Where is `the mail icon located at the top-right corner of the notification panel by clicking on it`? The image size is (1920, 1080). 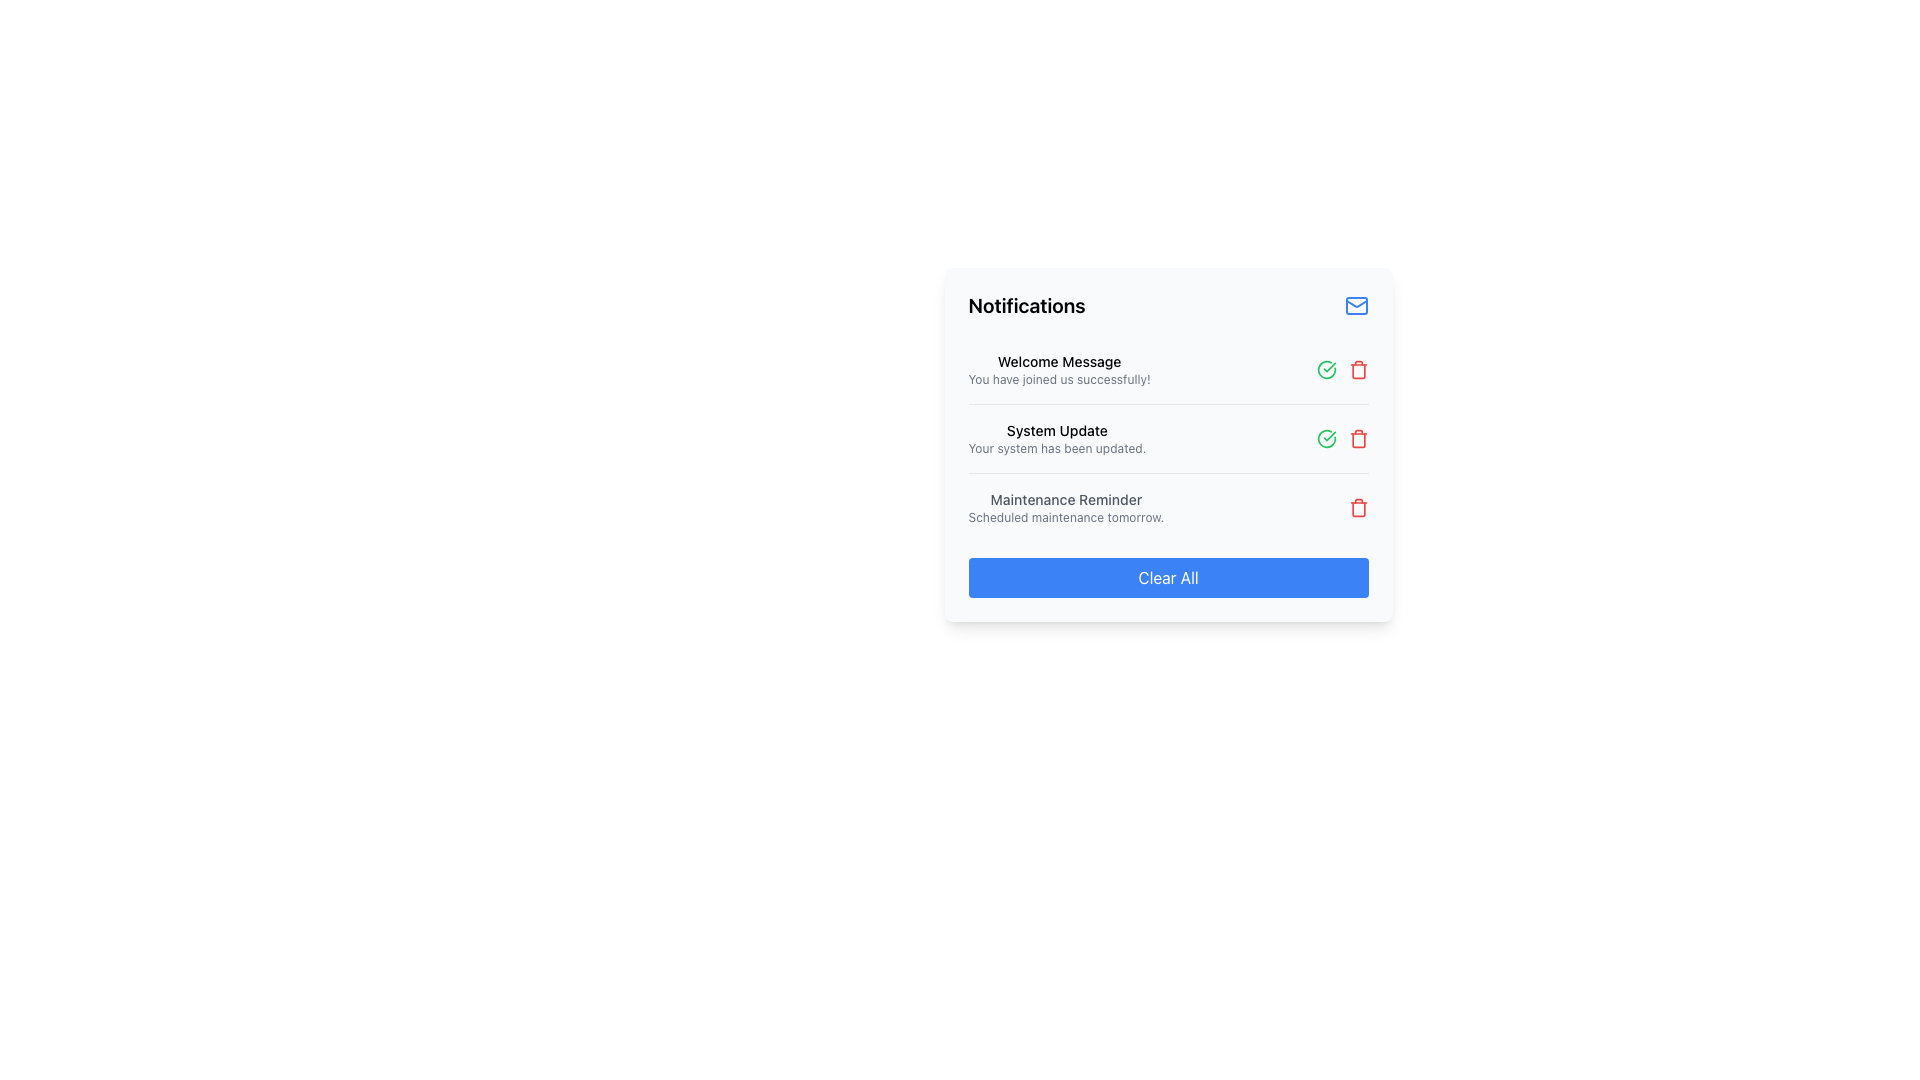 the mail icon located at the top-right corner of the notification panel by clicking on it is located at coordinates (1356, 305).